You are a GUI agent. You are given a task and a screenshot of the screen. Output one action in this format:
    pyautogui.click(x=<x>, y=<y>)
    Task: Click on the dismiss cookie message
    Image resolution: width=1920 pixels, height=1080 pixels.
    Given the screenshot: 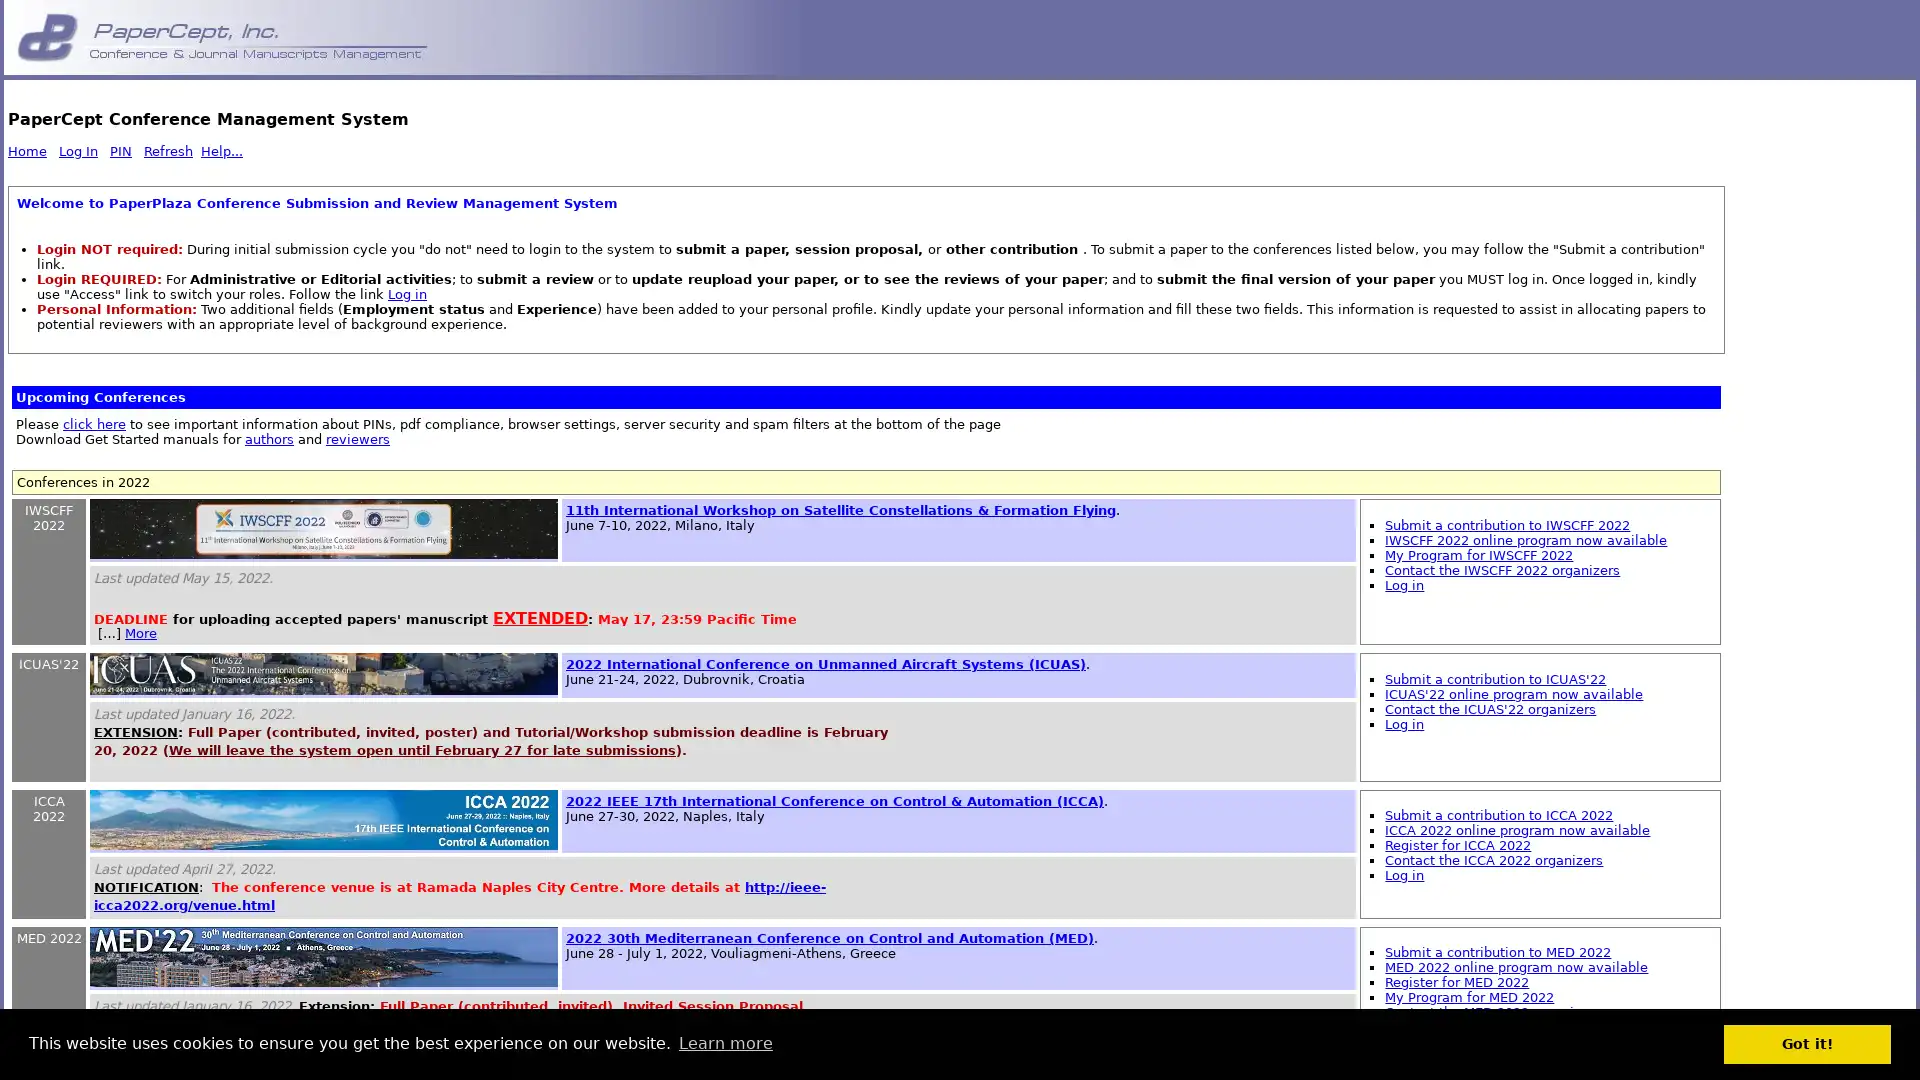 What is the action you would take?
    pyautogui.click(x=1807, y=1043)
    